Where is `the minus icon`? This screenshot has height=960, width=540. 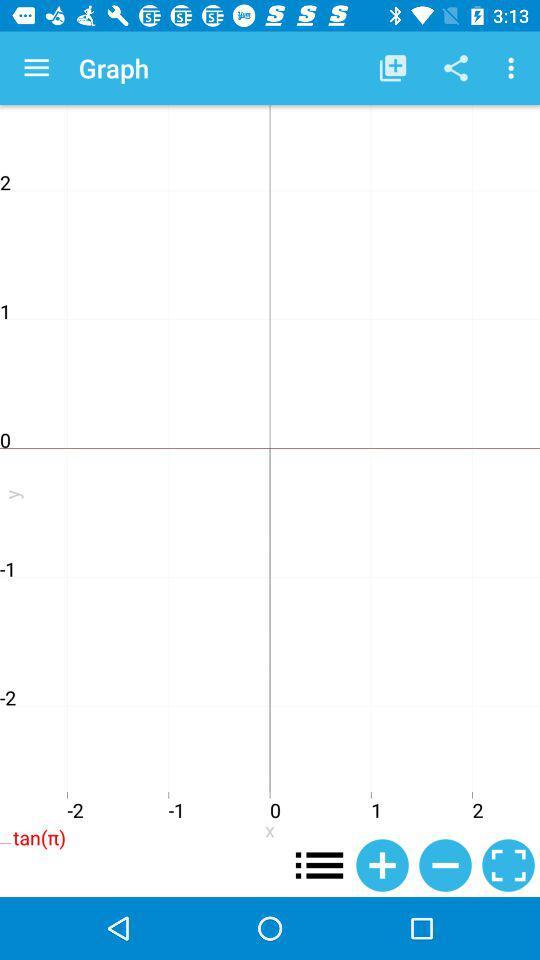
the minus icon is located at coordinates (445, 864).